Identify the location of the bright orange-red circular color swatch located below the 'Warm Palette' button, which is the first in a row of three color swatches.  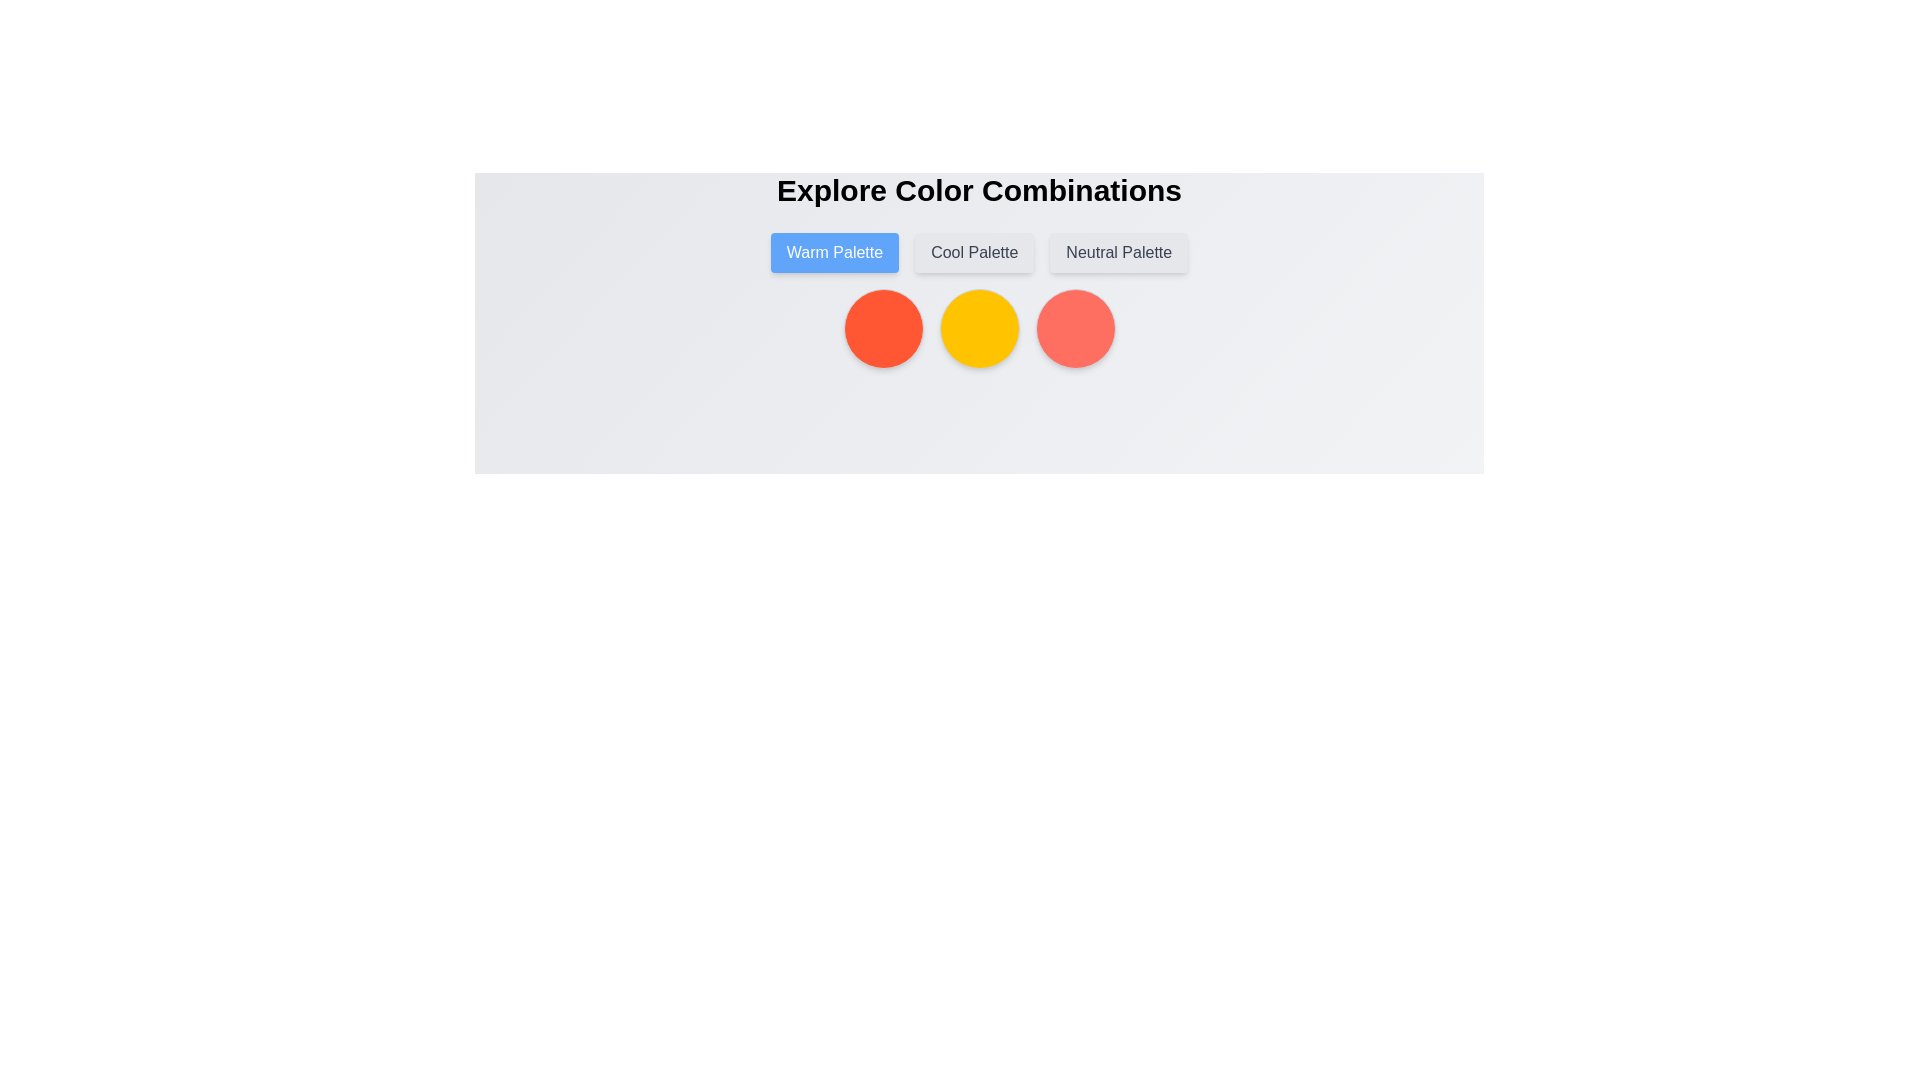
(882, 327).